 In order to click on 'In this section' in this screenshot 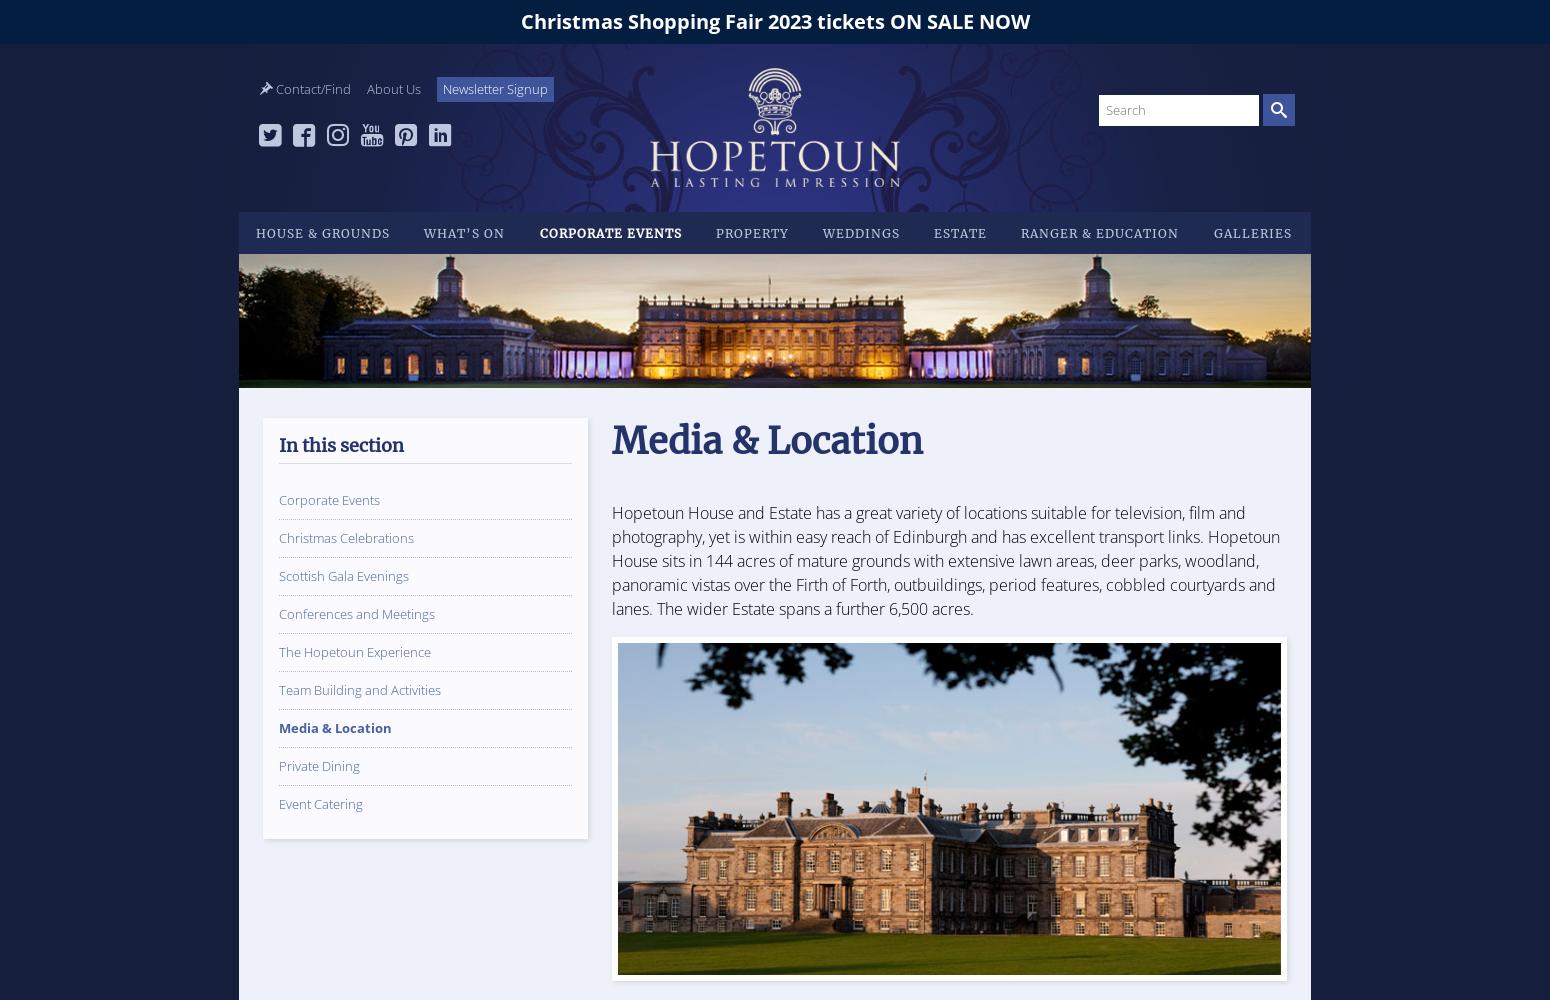, I will do `click(339, 444)`.